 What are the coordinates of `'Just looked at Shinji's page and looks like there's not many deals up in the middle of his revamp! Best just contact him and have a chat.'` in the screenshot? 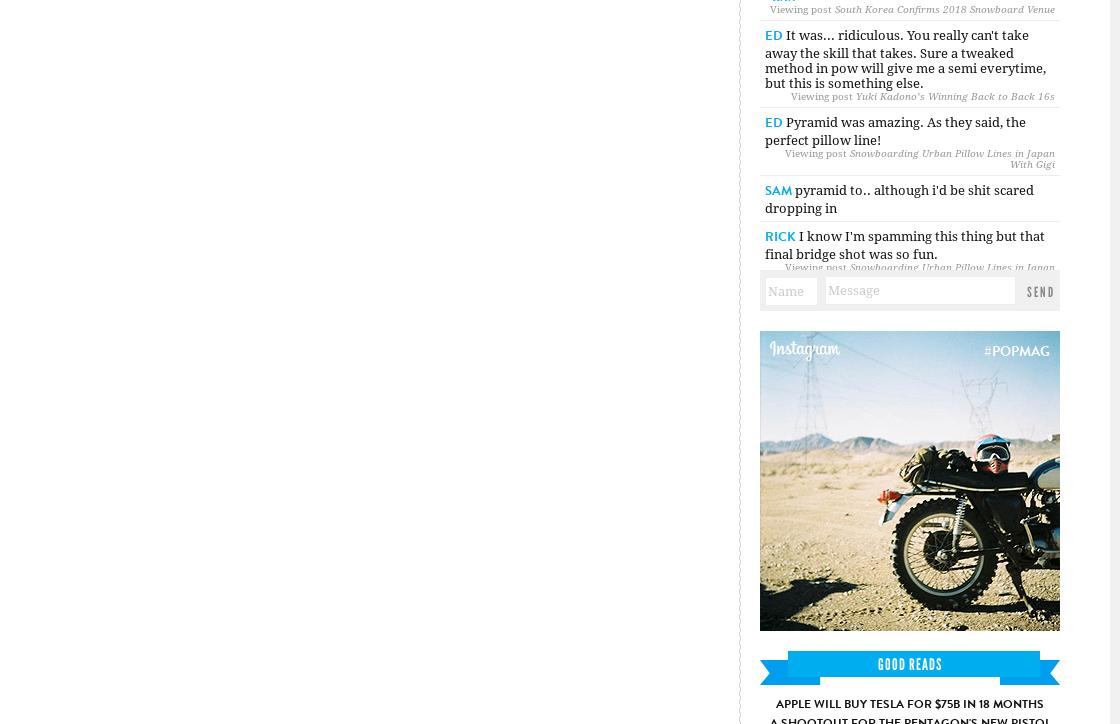 It's located at (764, 439).